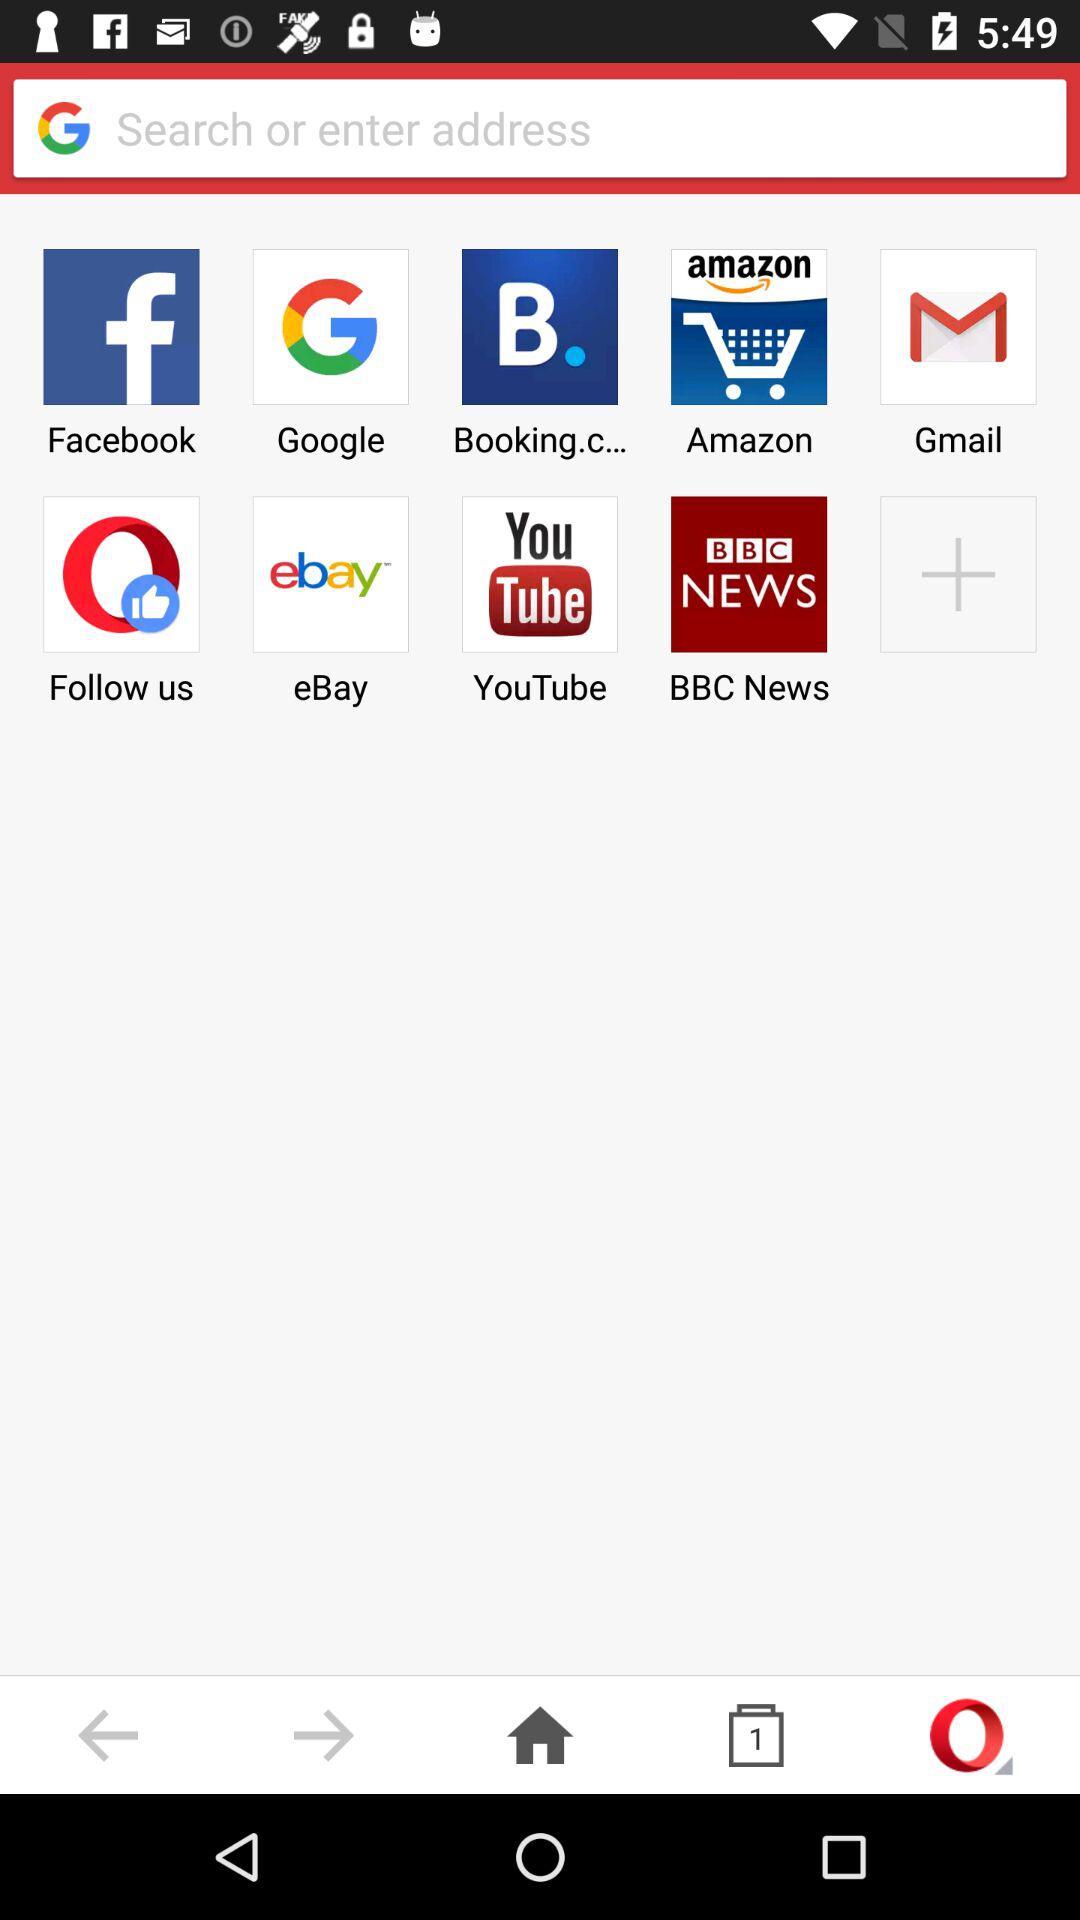  I want to click on the facebook icon, so click(121, 346).